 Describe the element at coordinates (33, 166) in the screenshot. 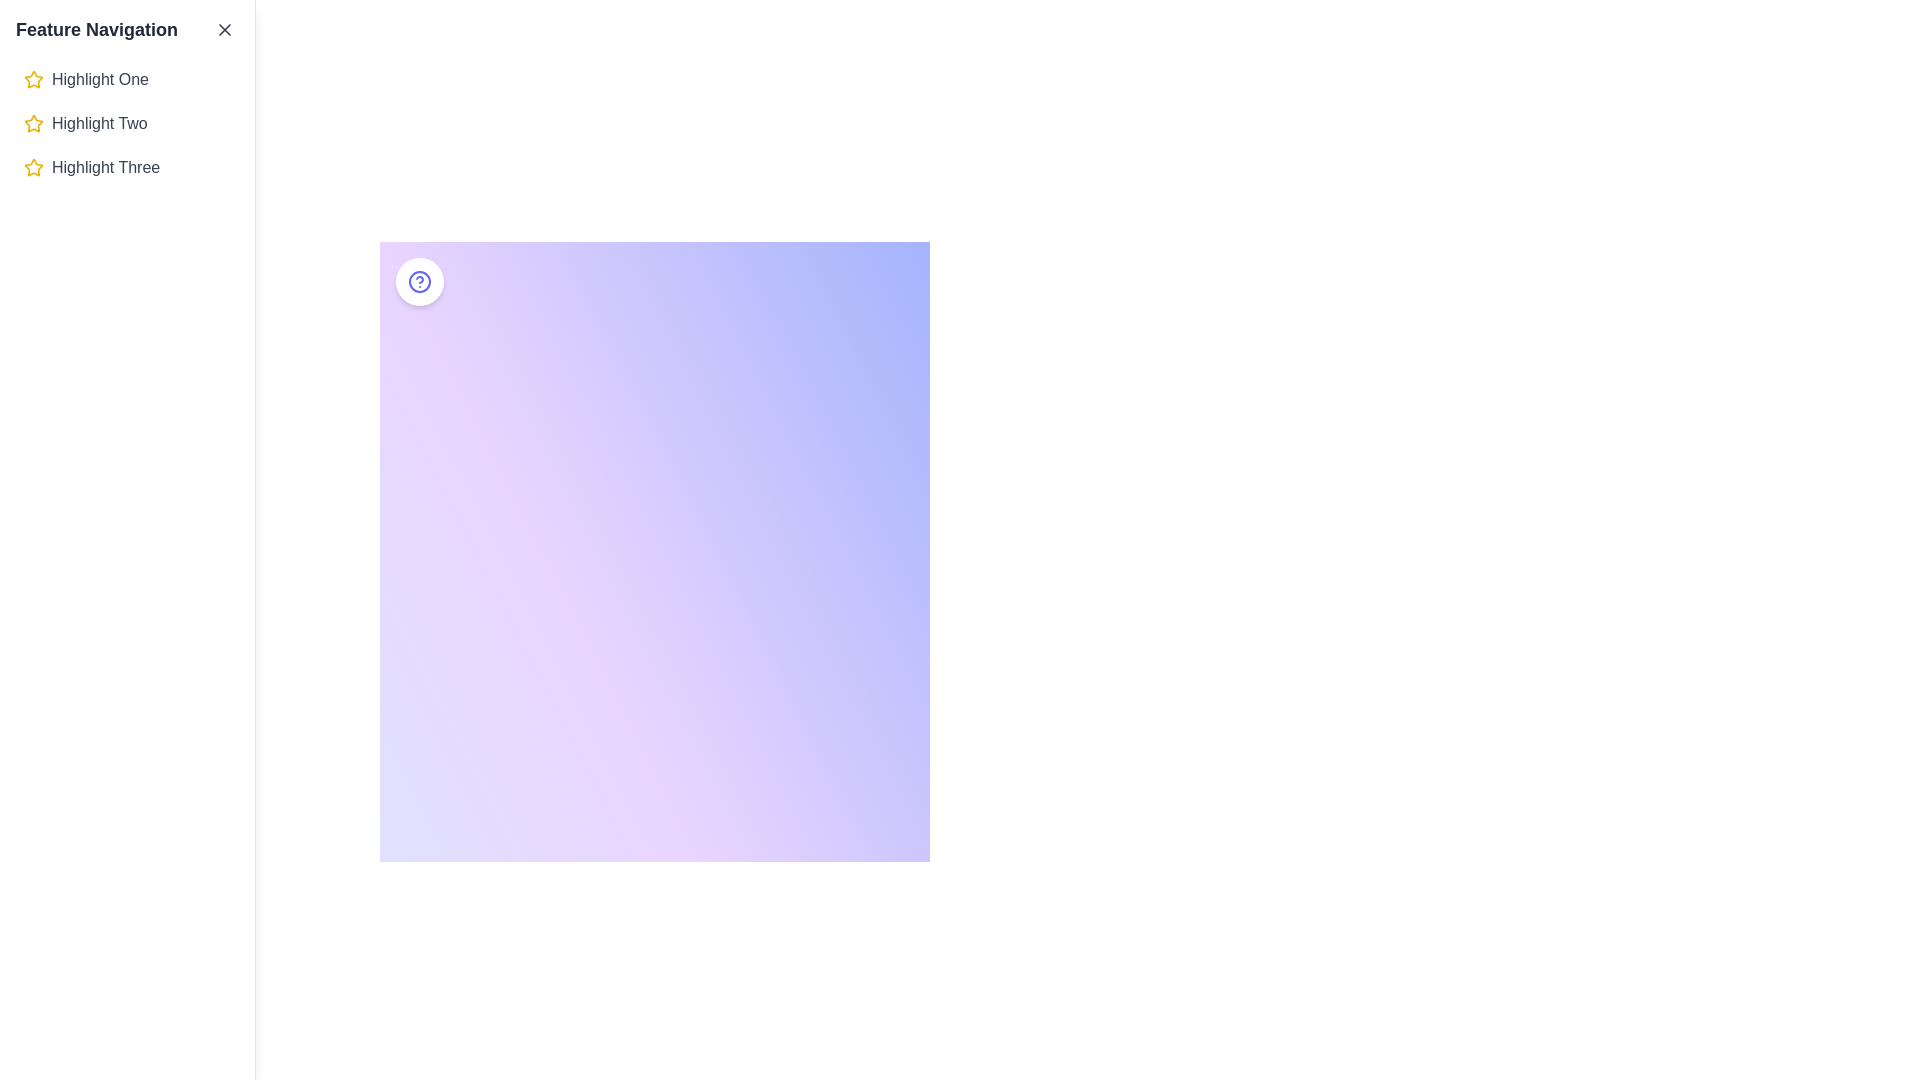

I see `the yellow star icon located in the 'Feature Navigation' panel` at that location.